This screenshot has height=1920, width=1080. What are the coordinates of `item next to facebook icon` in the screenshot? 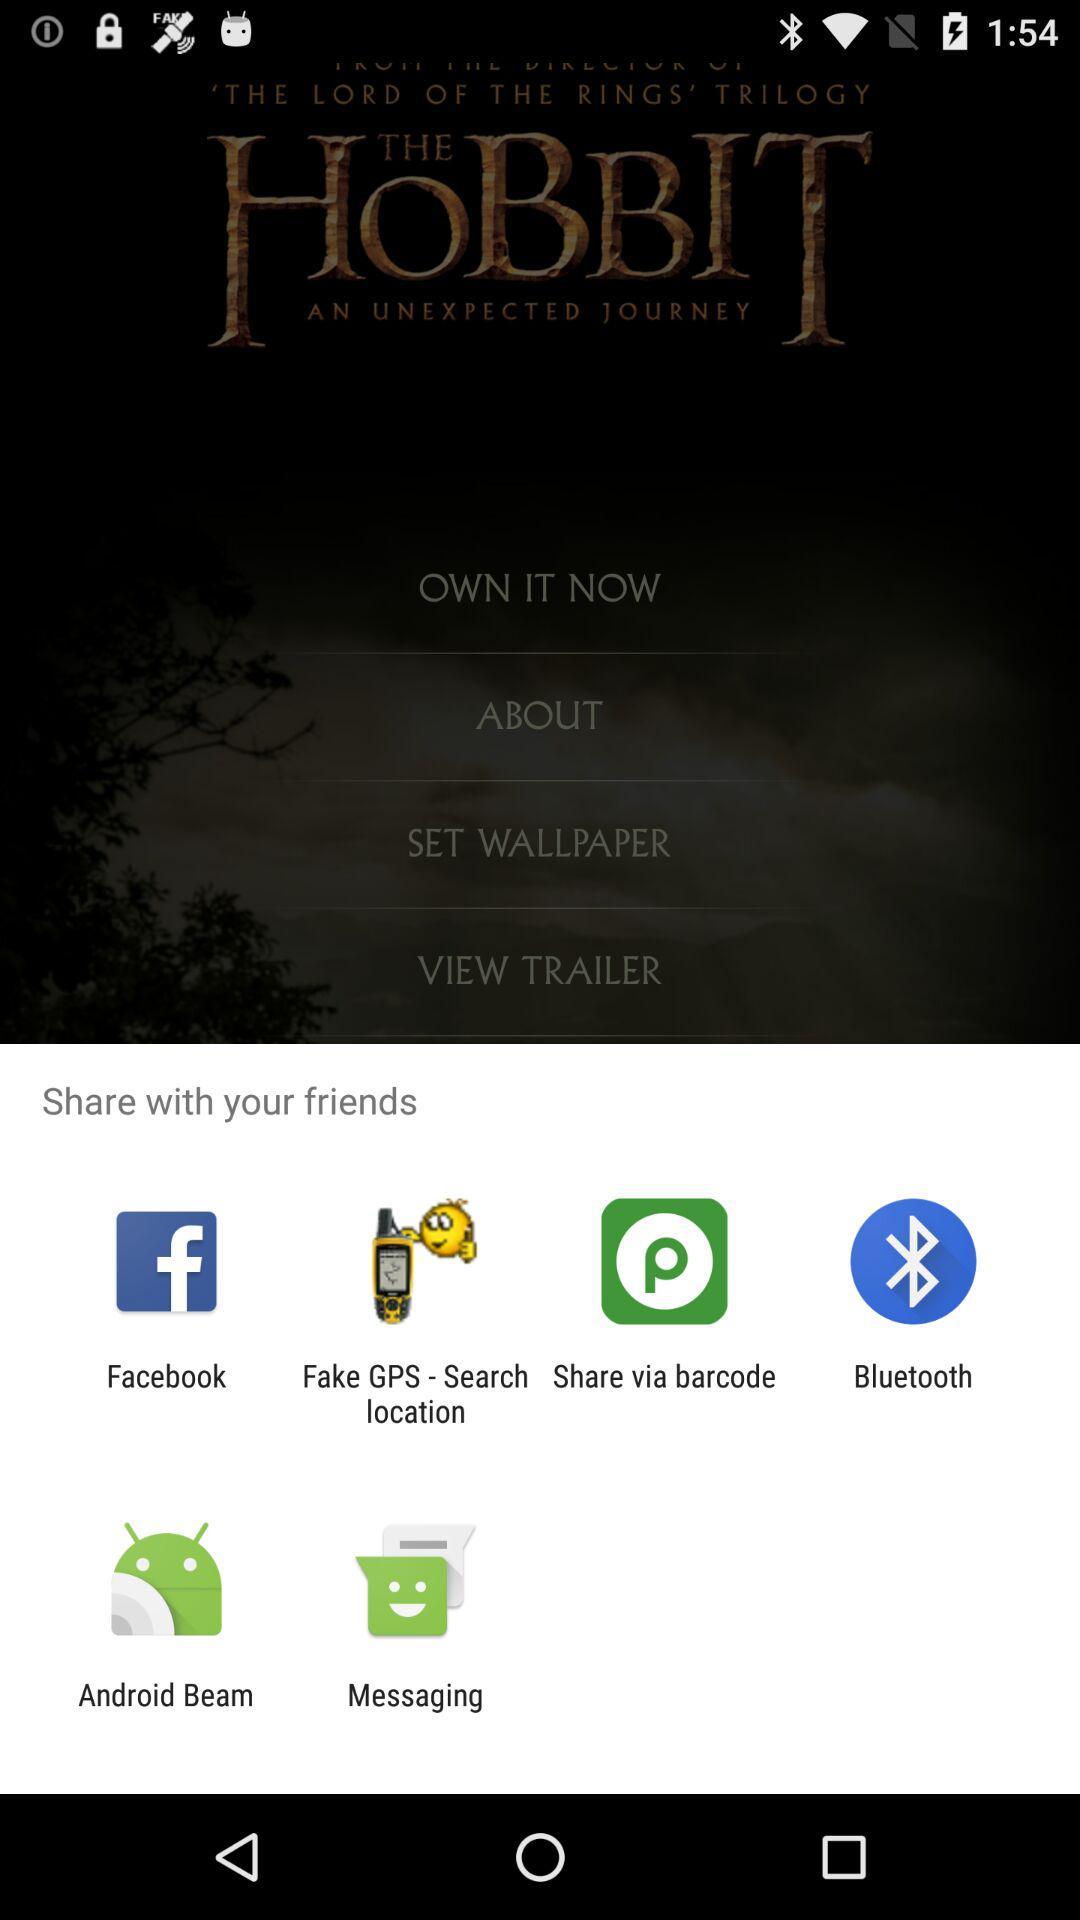 It's located at (414, 1392).